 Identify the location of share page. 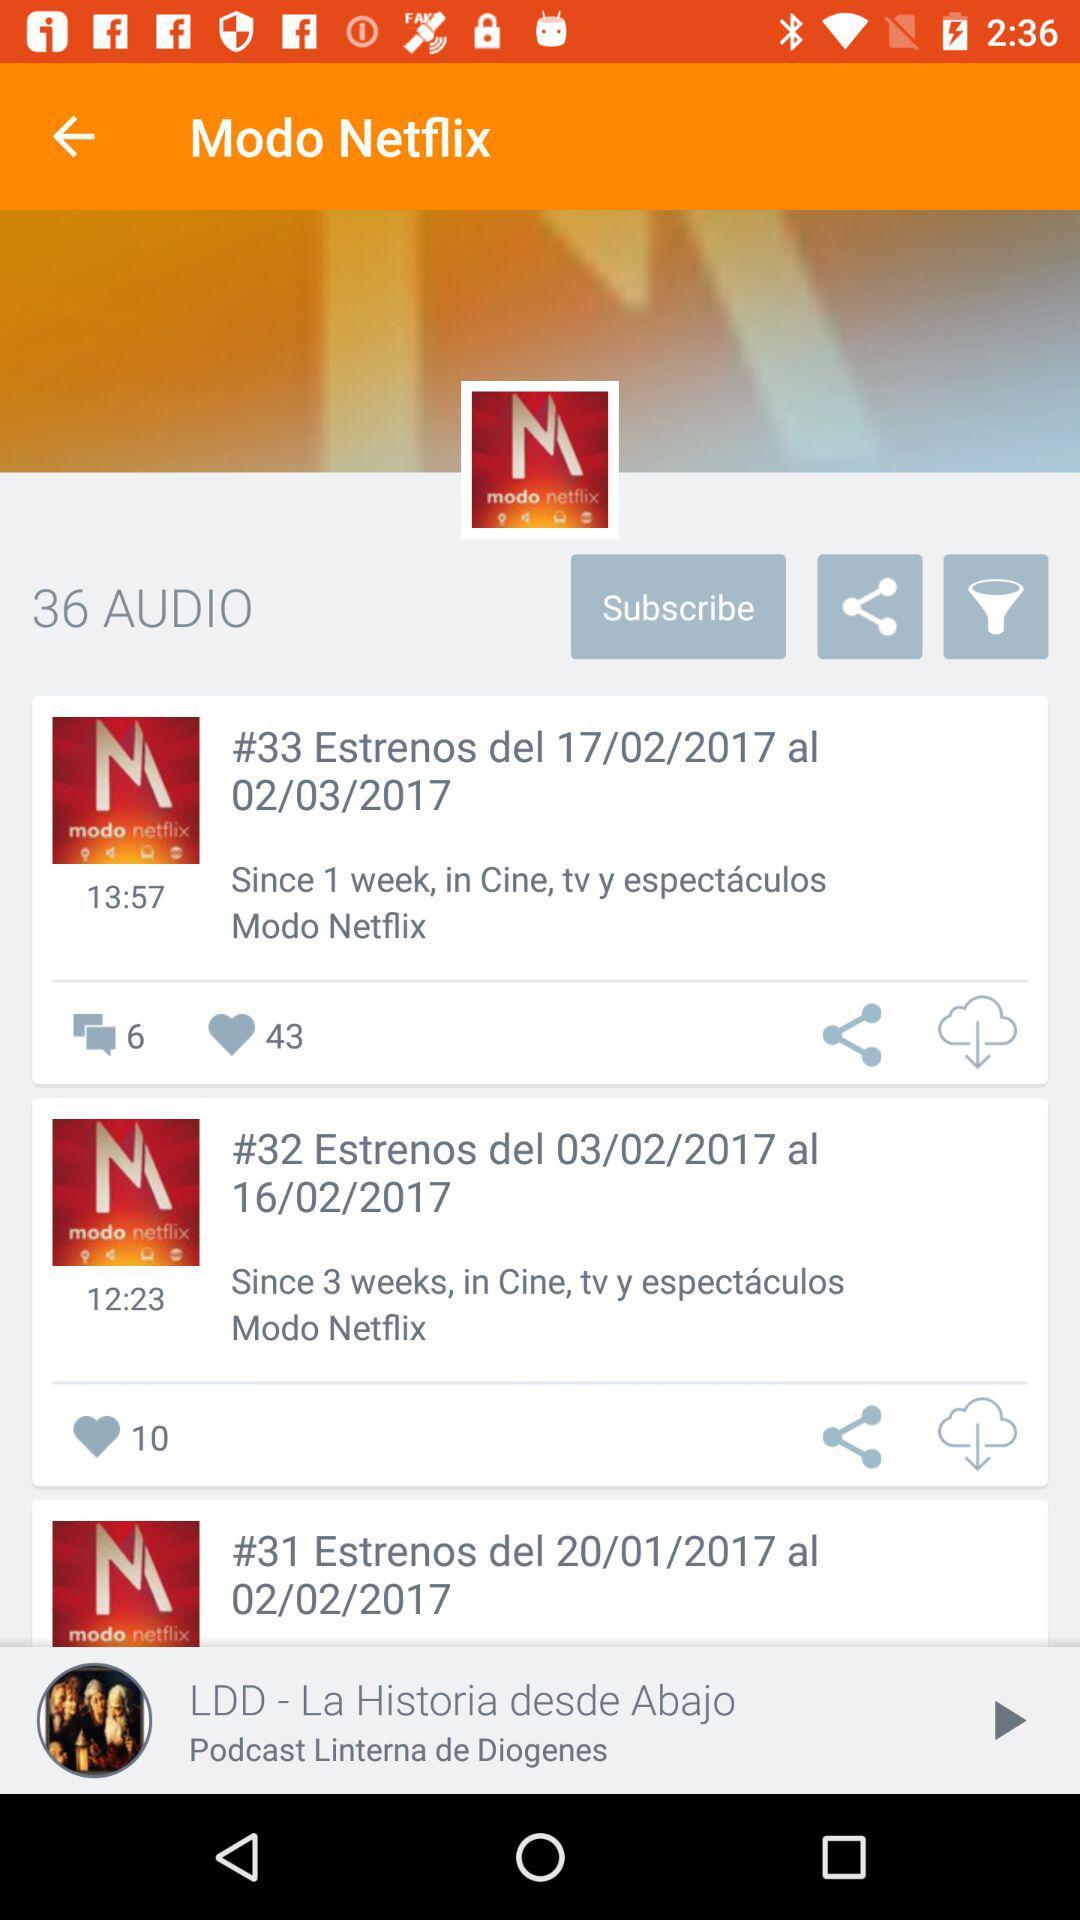
(856, 1435).